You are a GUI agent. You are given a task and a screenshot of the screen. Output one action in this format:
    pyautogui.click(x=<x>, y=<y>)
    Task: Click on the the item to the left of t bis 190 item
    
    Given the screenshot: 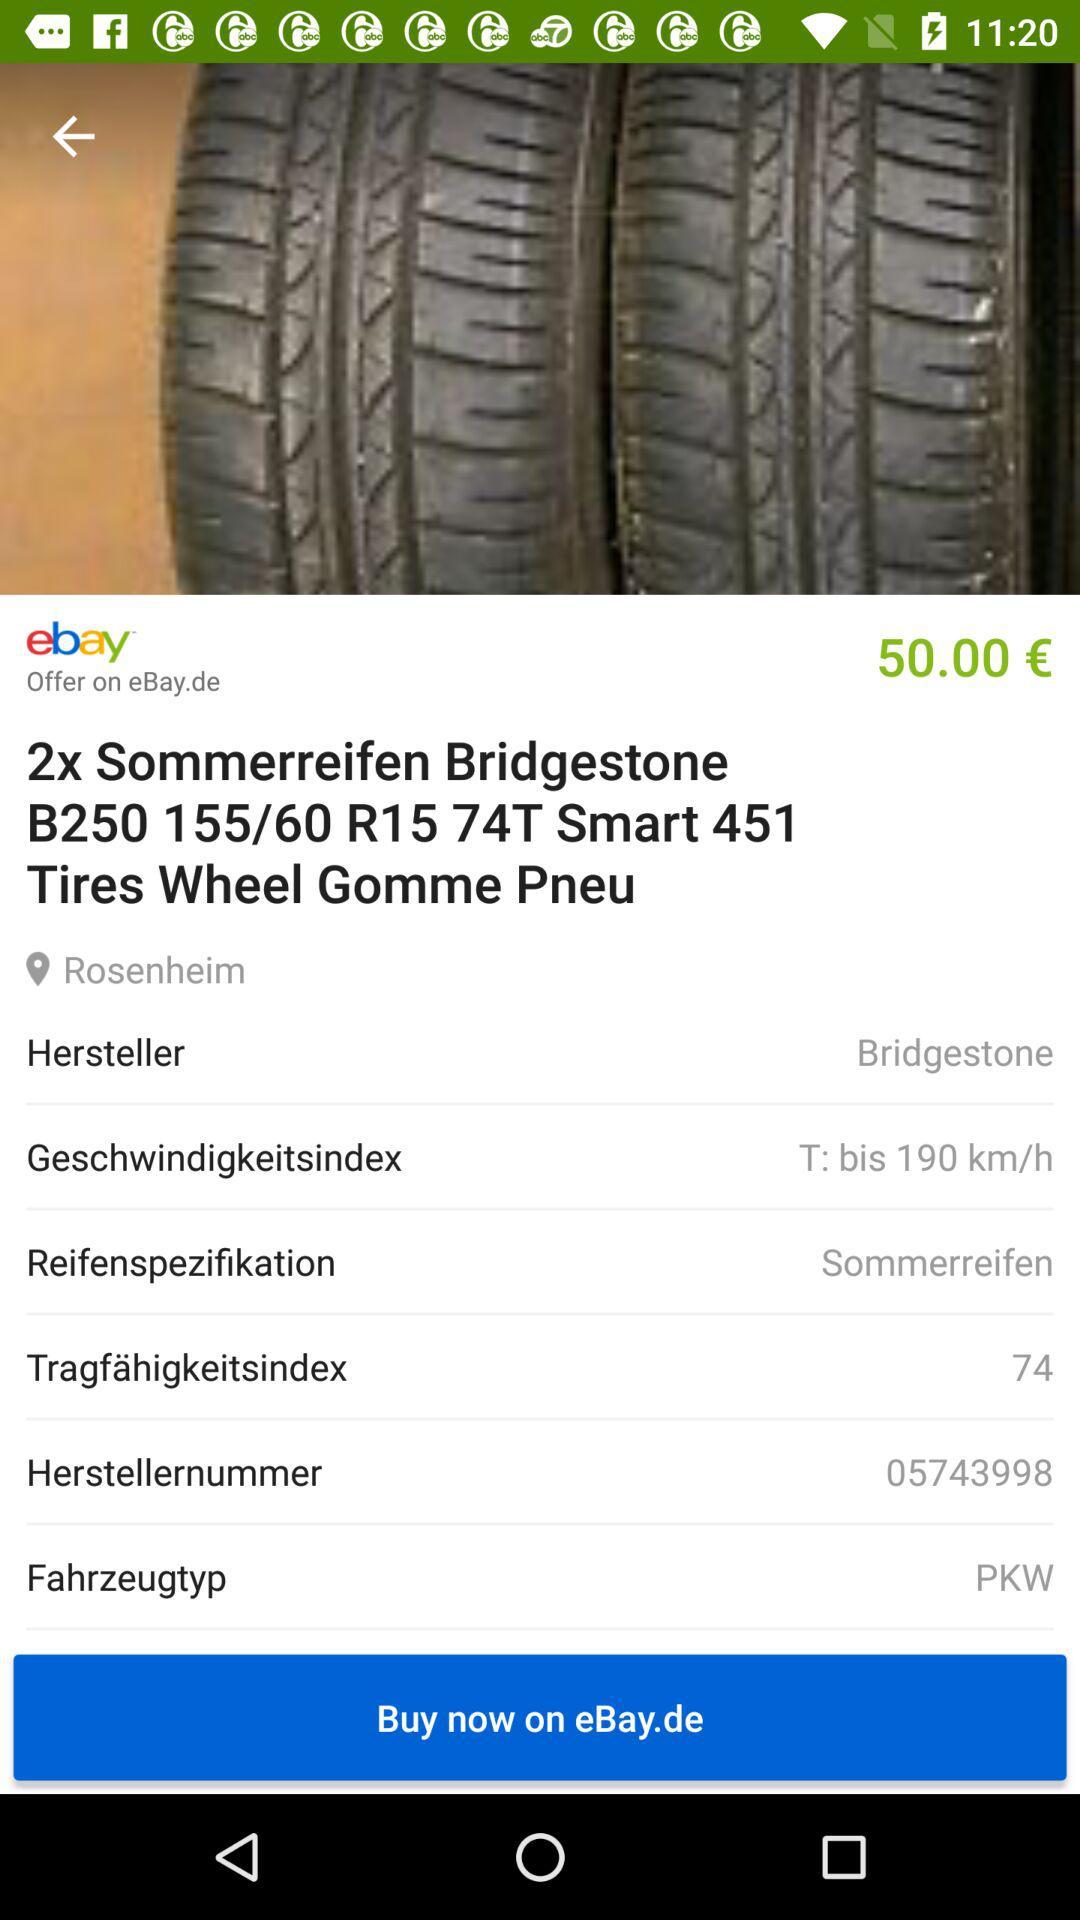 What is the action you would take?
    pyautogui.click(x=214, y=1156)
    